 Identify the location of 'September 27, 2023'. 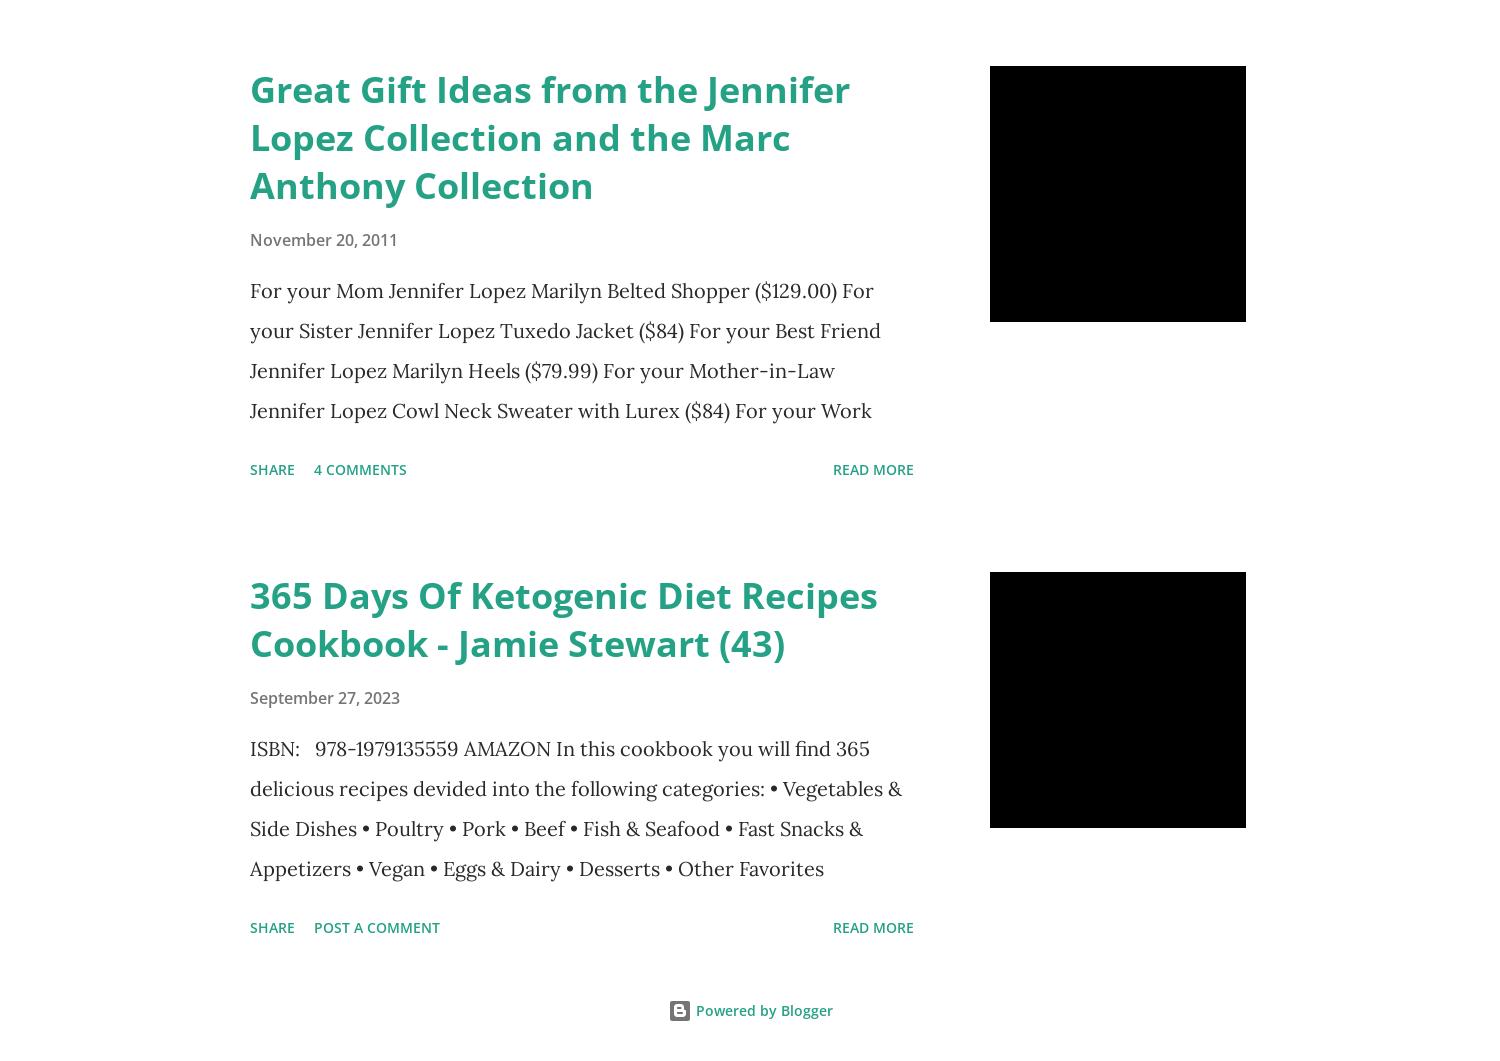
(324, 695).